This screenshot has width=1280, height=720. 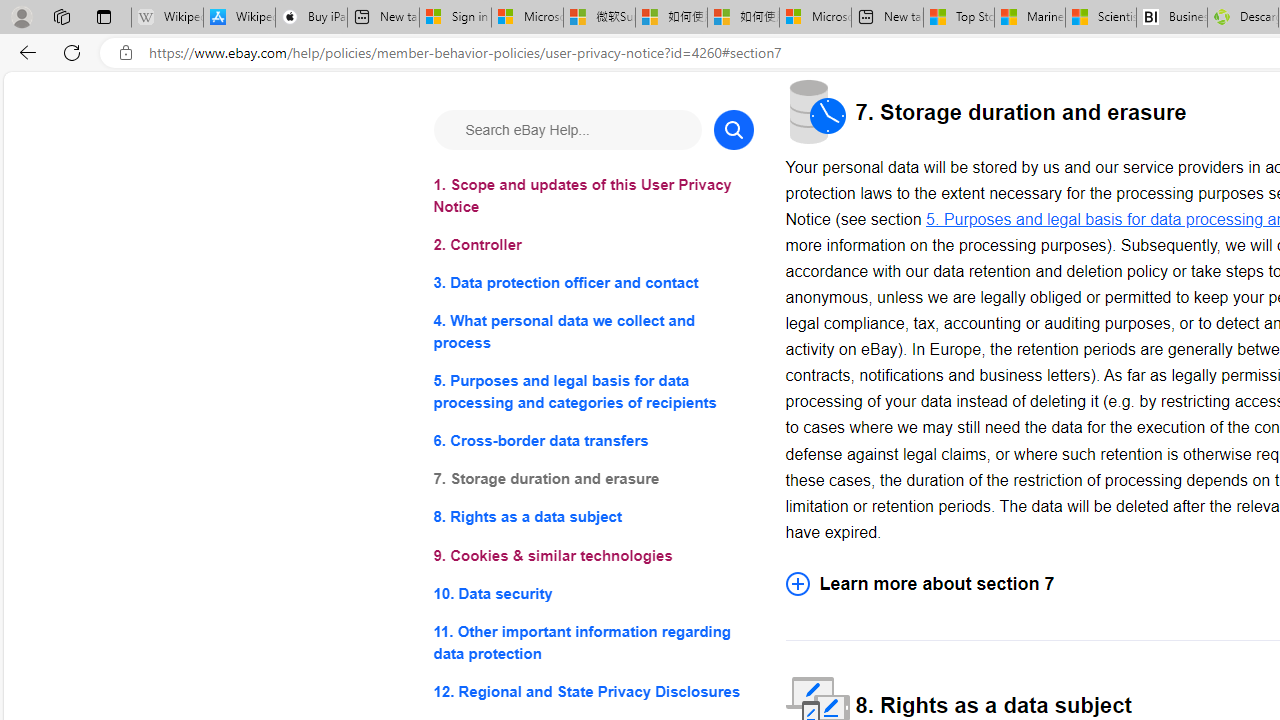 What do you see at coordinates (592, 592) in the screenshot?
I see `'10. Data security'` at bounding box center [592, 592].